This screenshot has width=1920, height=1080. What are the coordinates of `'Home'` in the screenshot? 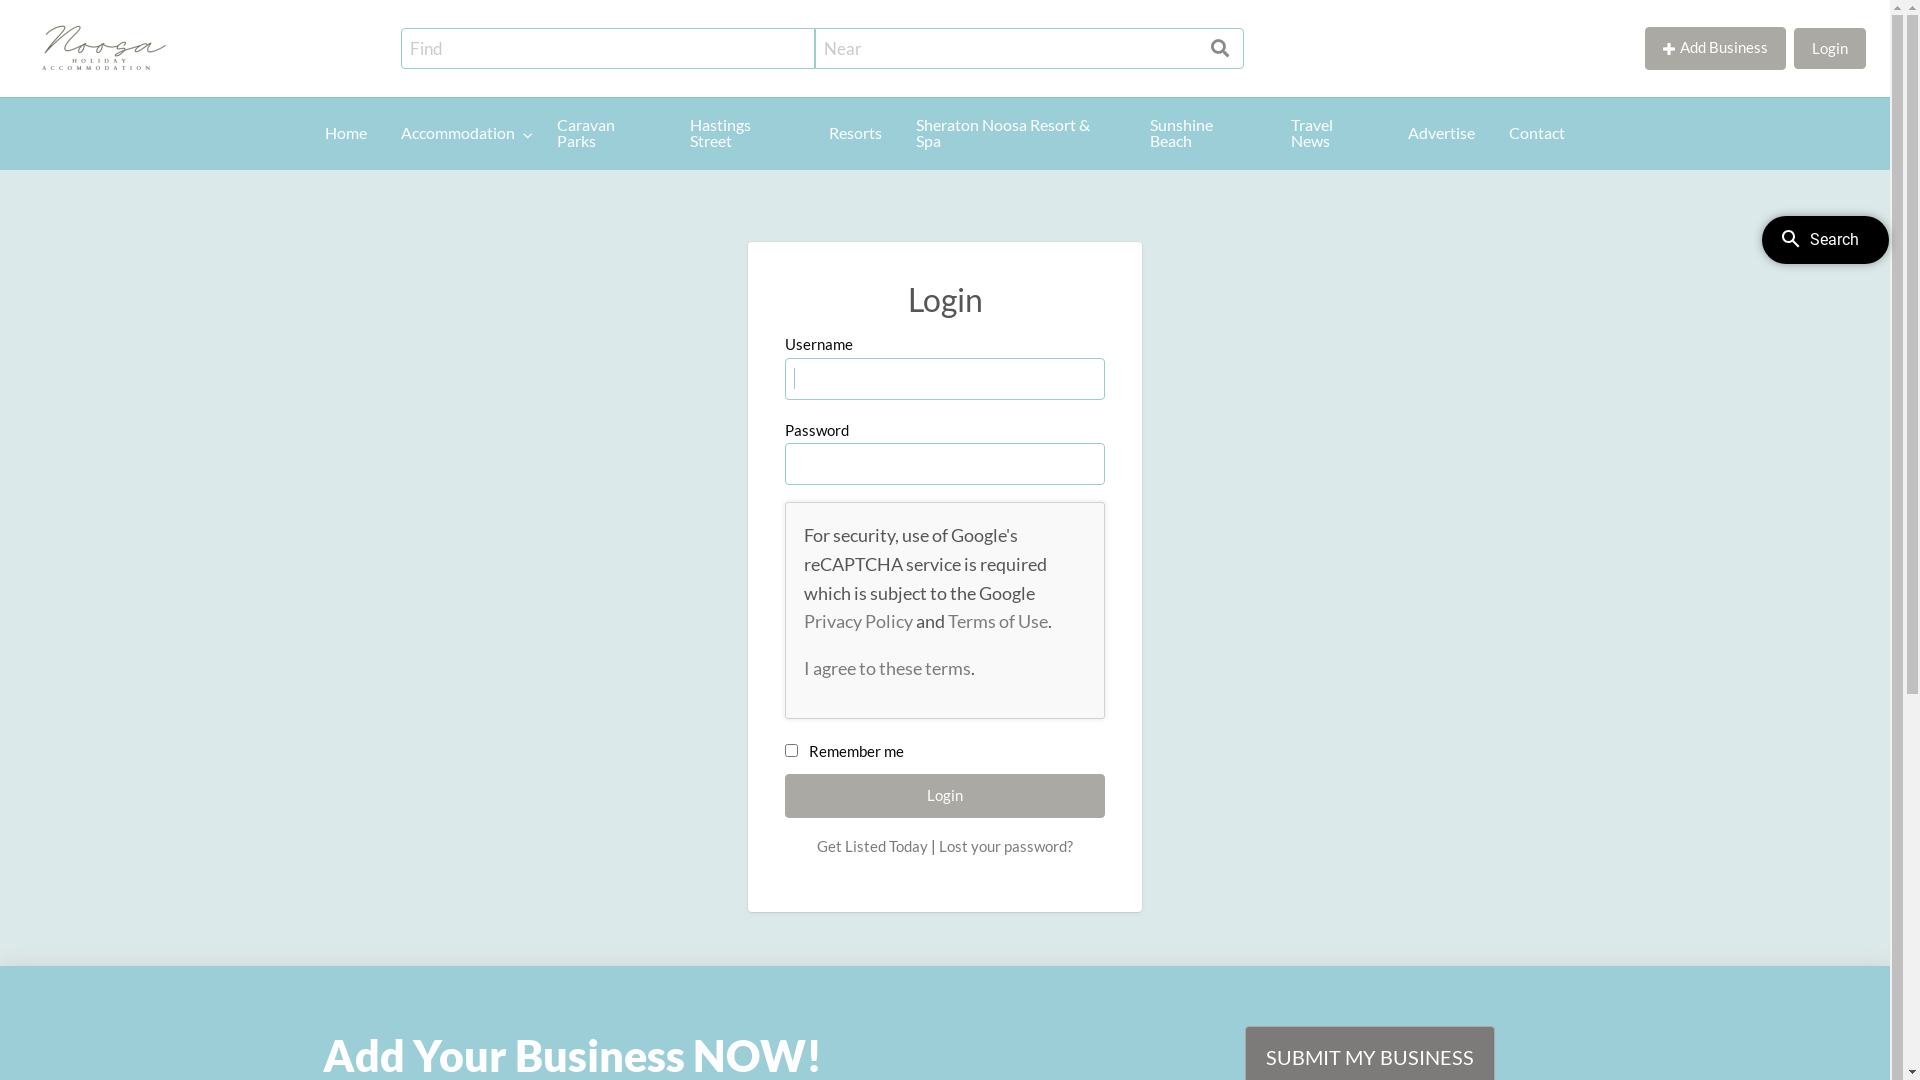 It's located at (345, 133).